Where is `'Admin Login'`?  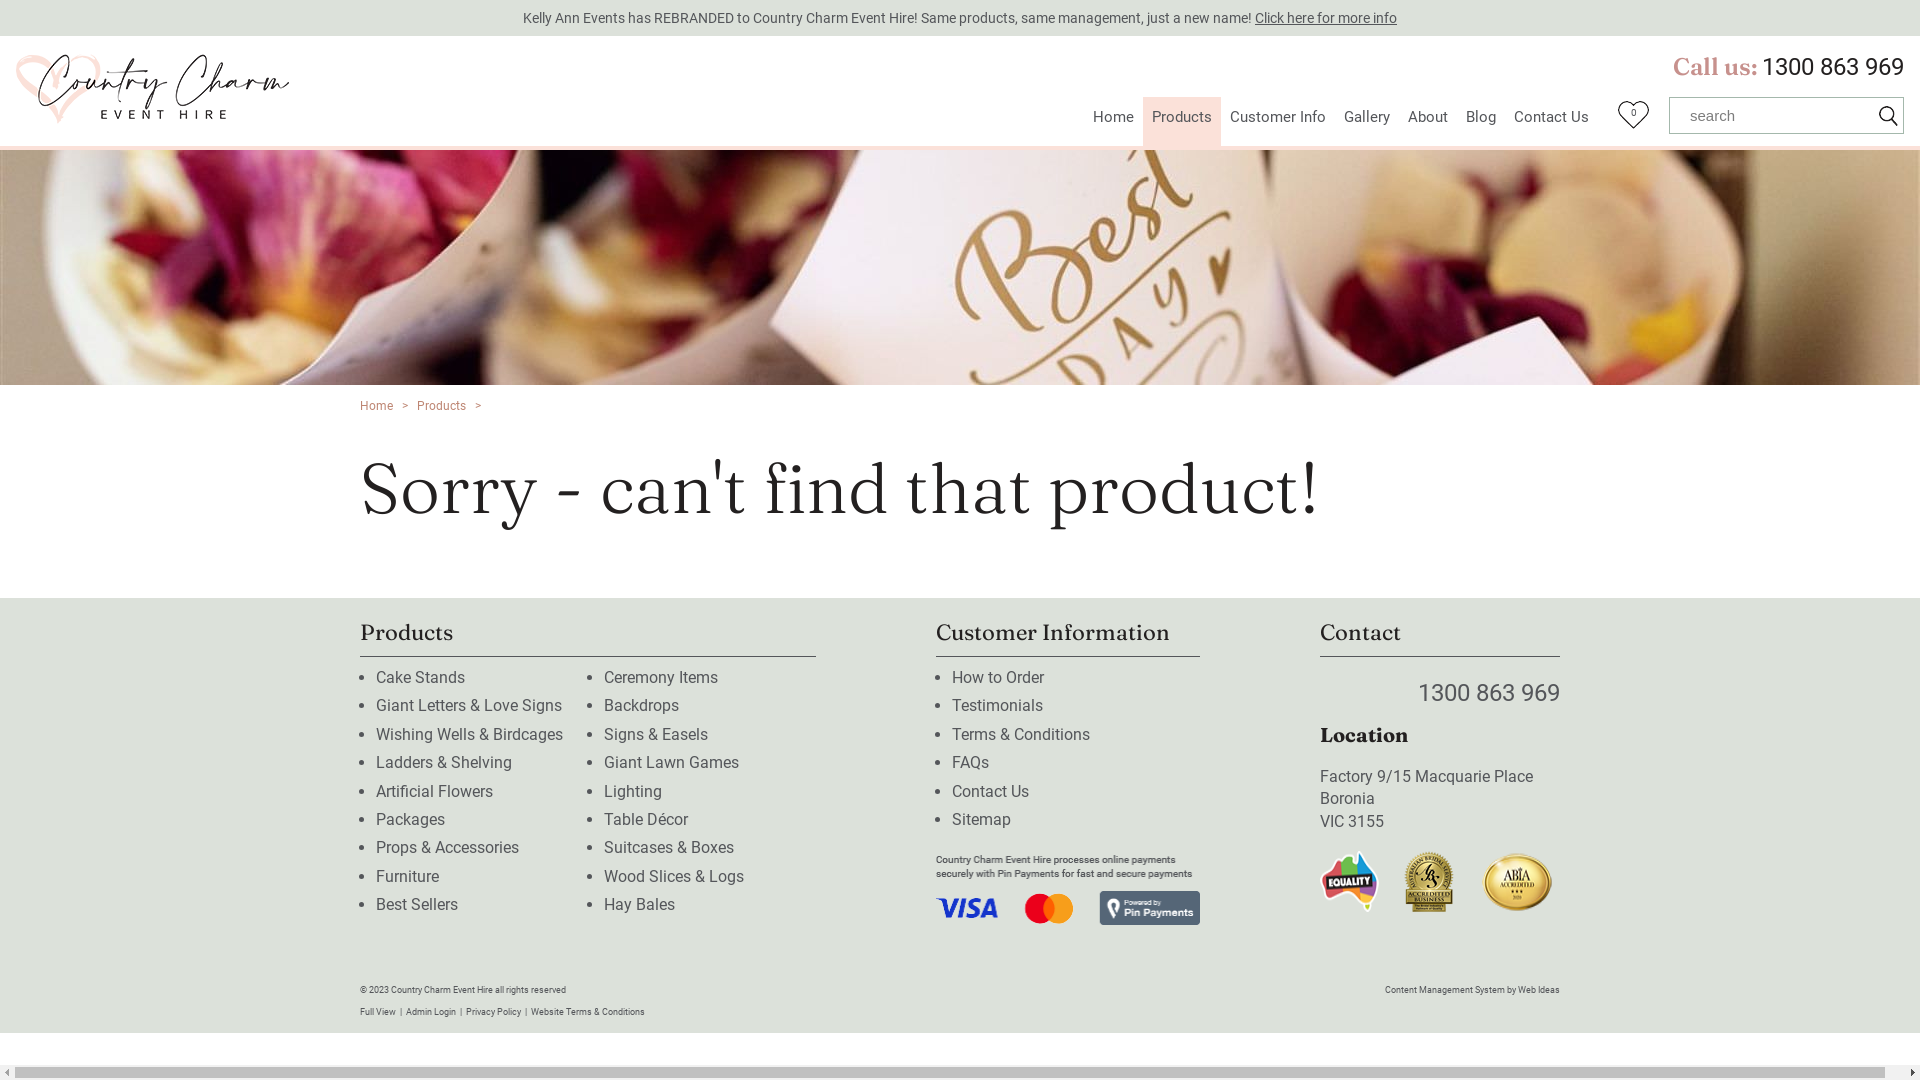
'Admin Login' is located at coordinates (405, 1011).